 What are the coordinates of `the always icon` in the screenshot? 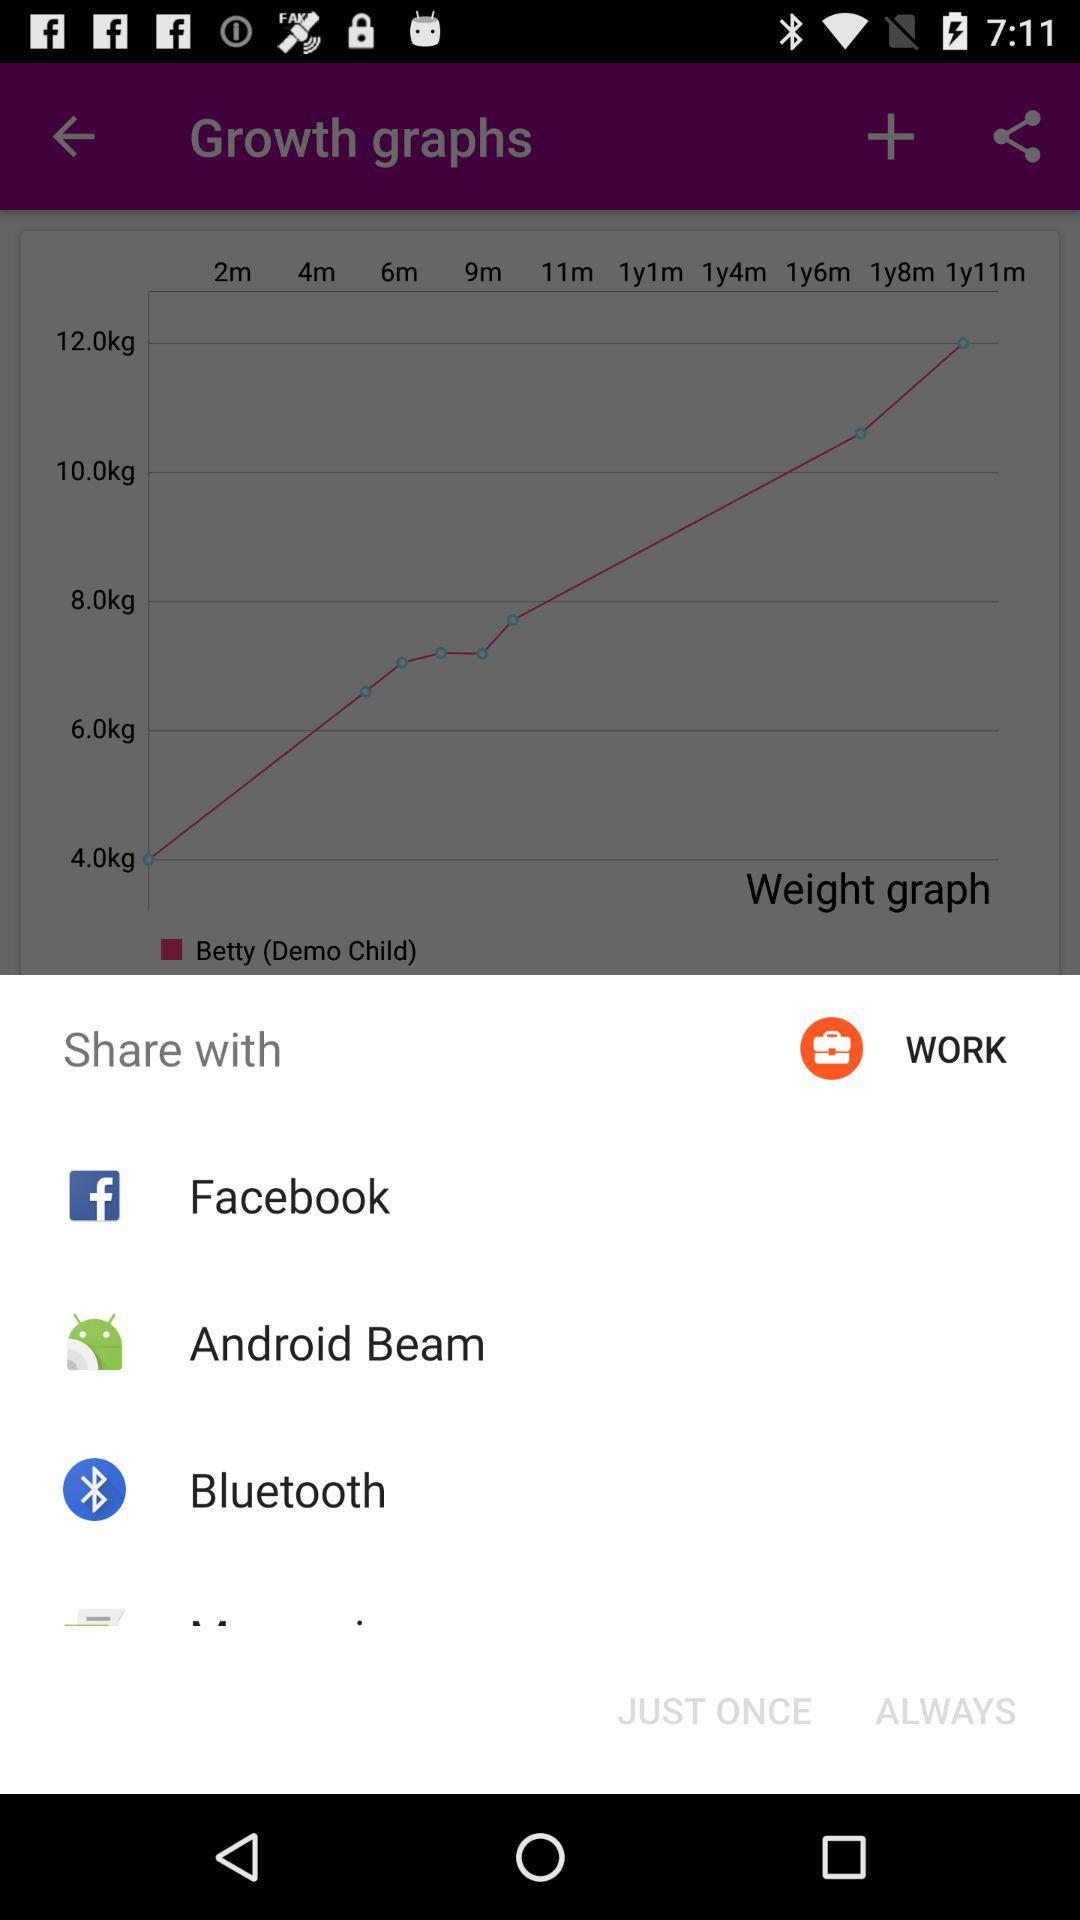 It's located at (945, 1708).